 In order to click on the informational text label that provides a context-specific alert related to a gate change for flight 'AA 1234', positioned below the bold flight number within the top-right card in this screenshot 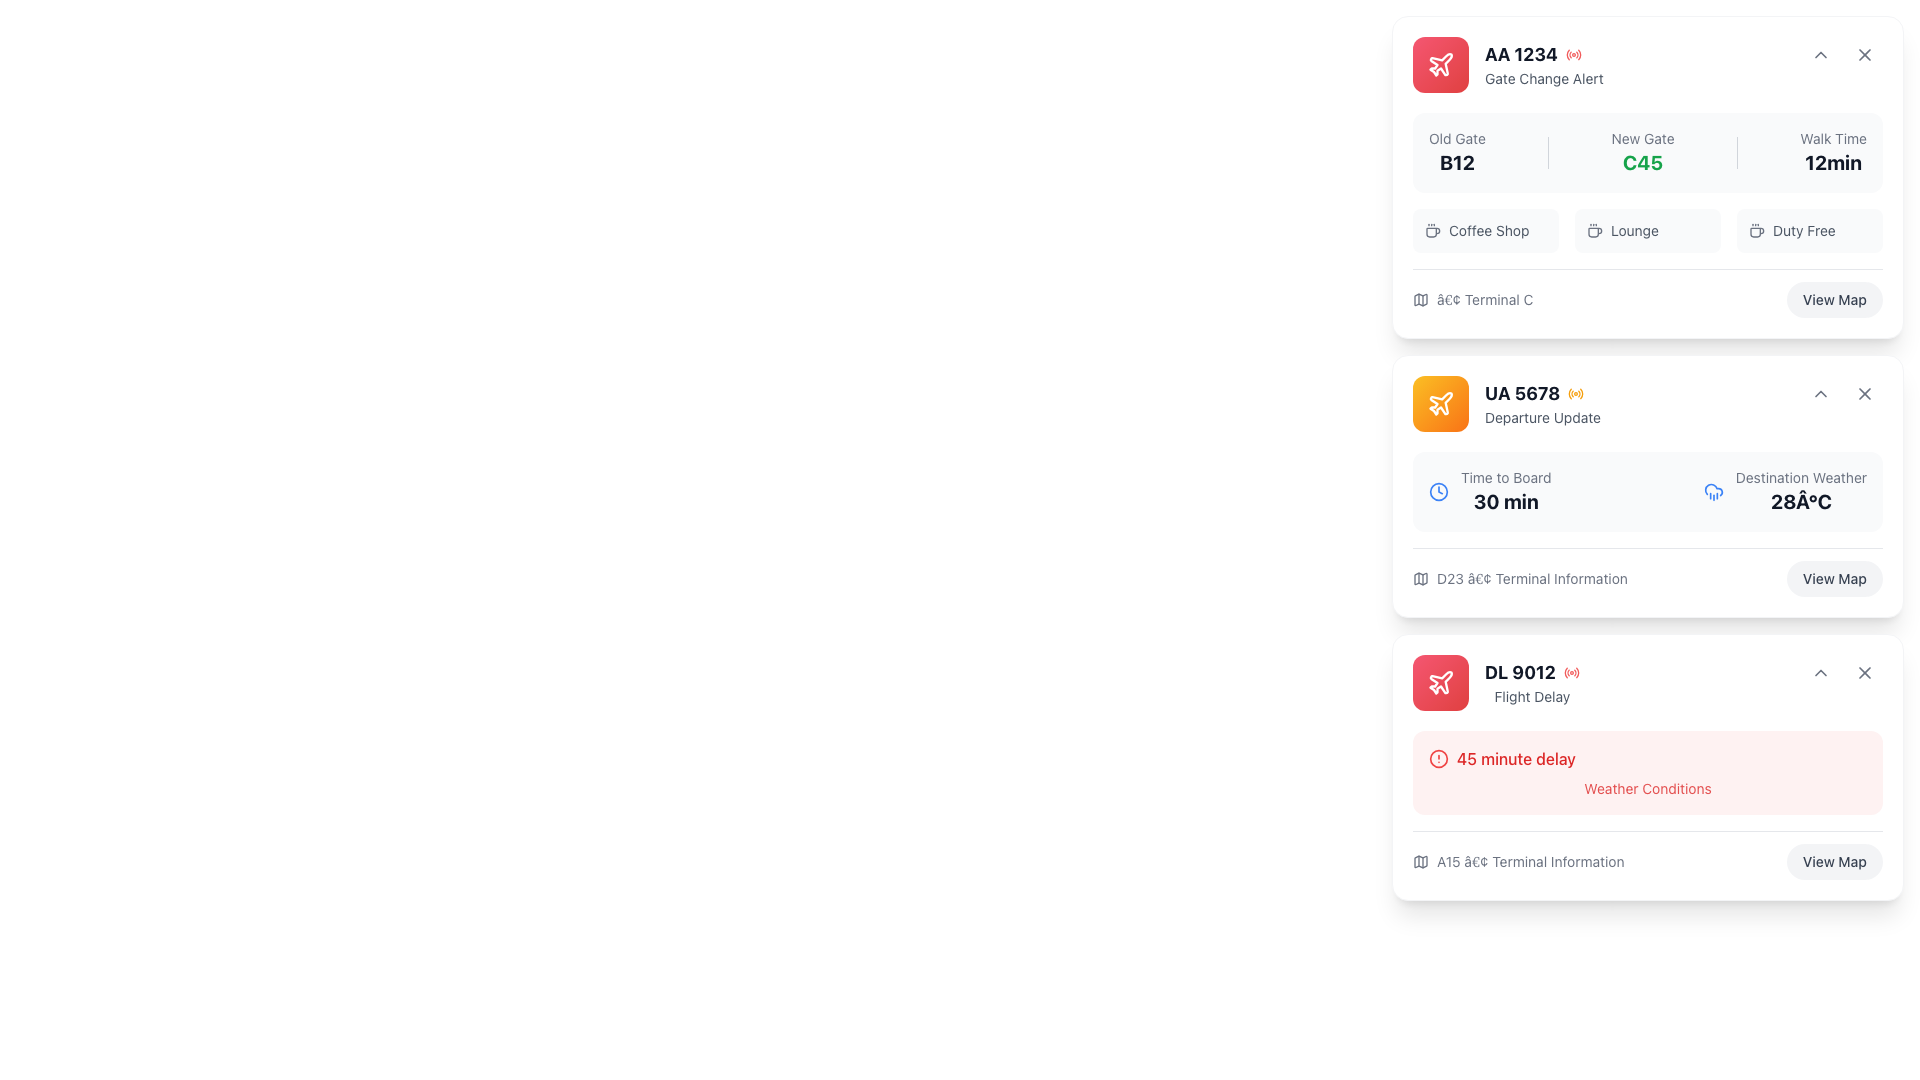, I will do `click(1543, 77)`.